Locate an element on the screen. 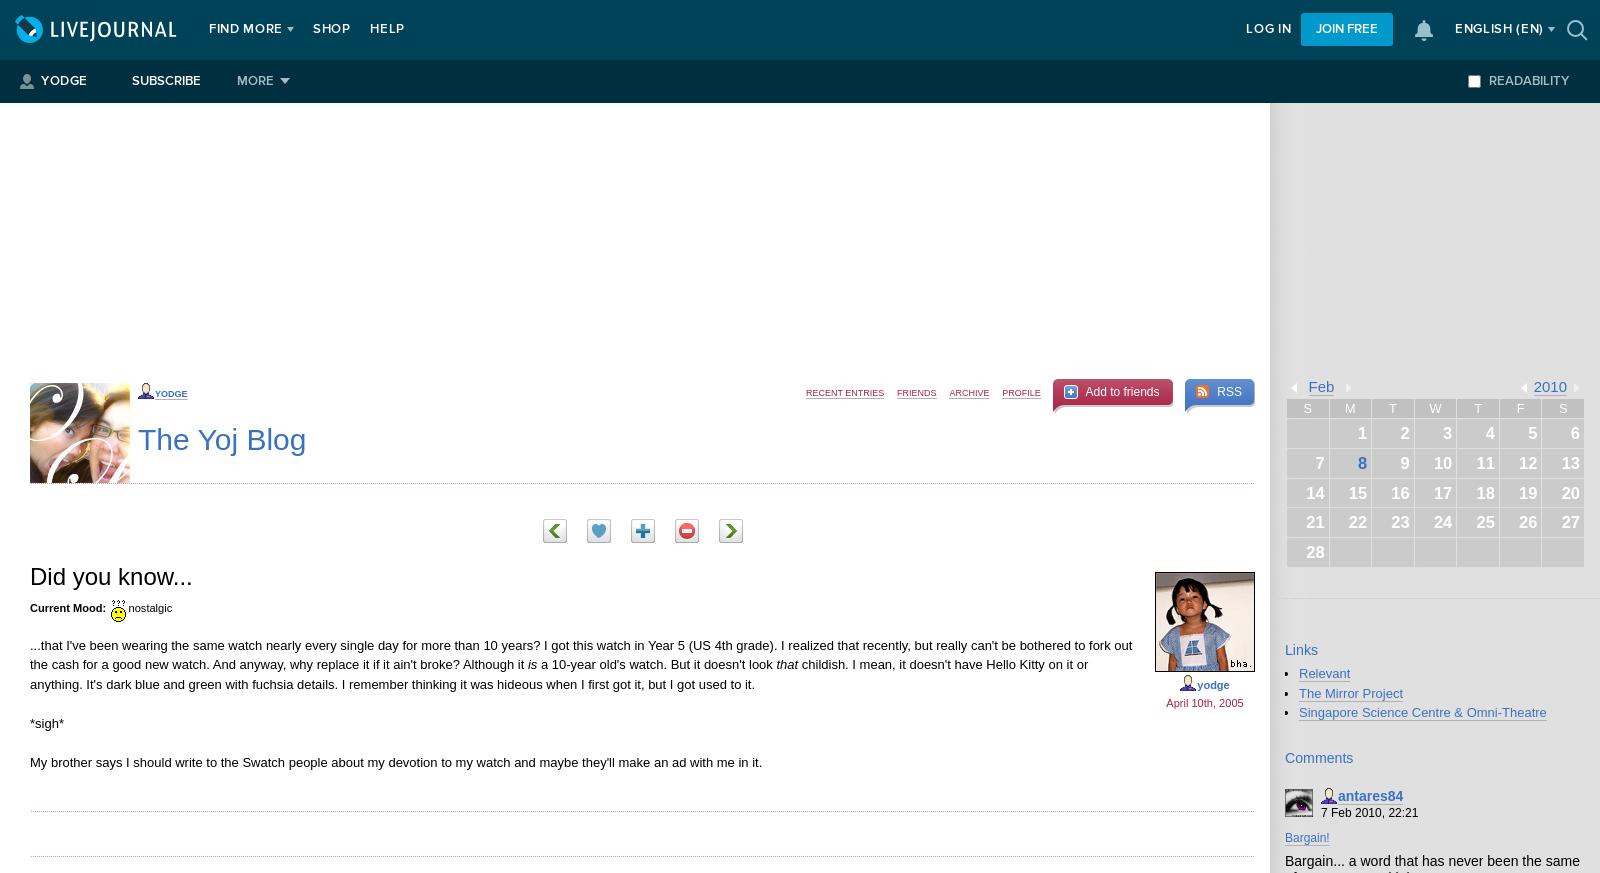 This screenshot has height=873, width=1600. 'Did you know...' is located at coordinates (110, 575).